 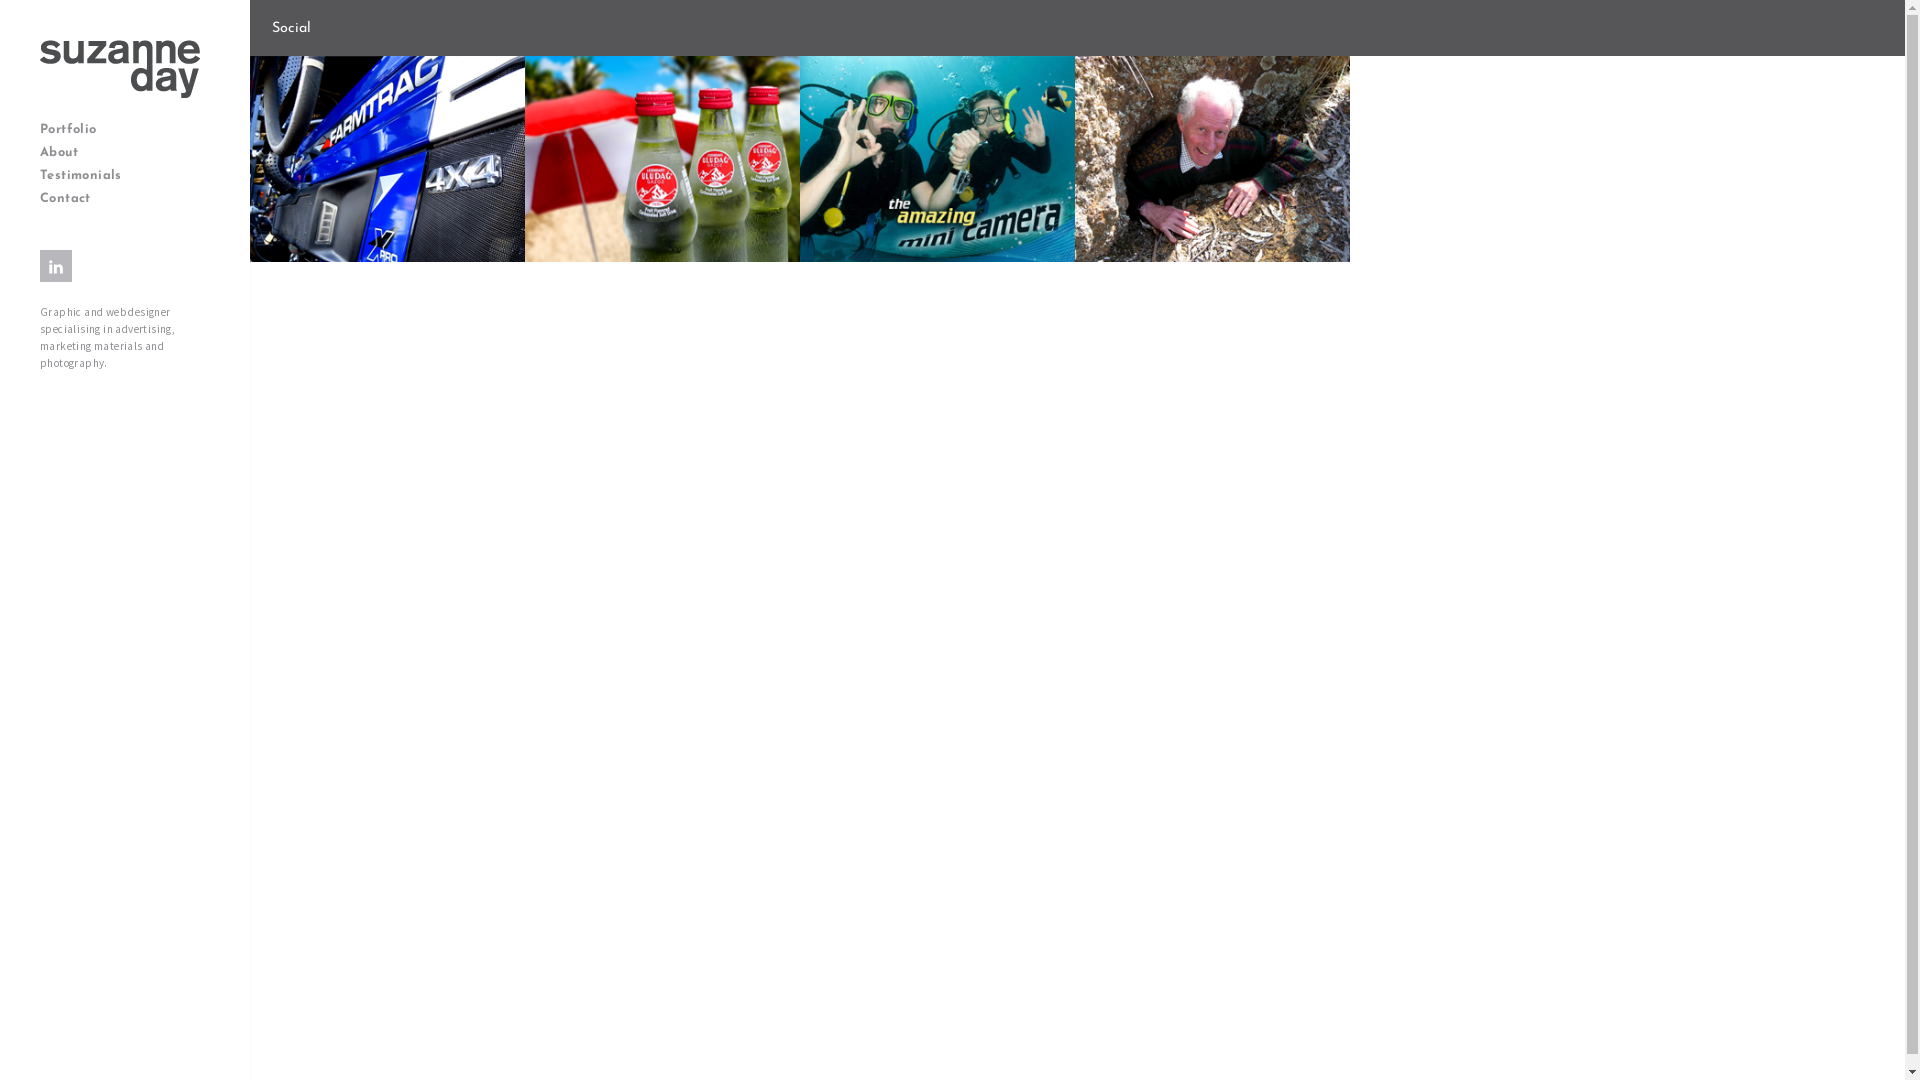 What do you see at coordinates (248, 157) in the screenshot?
I see `'Sota Tractors II'` at bounding box center [248, 157].